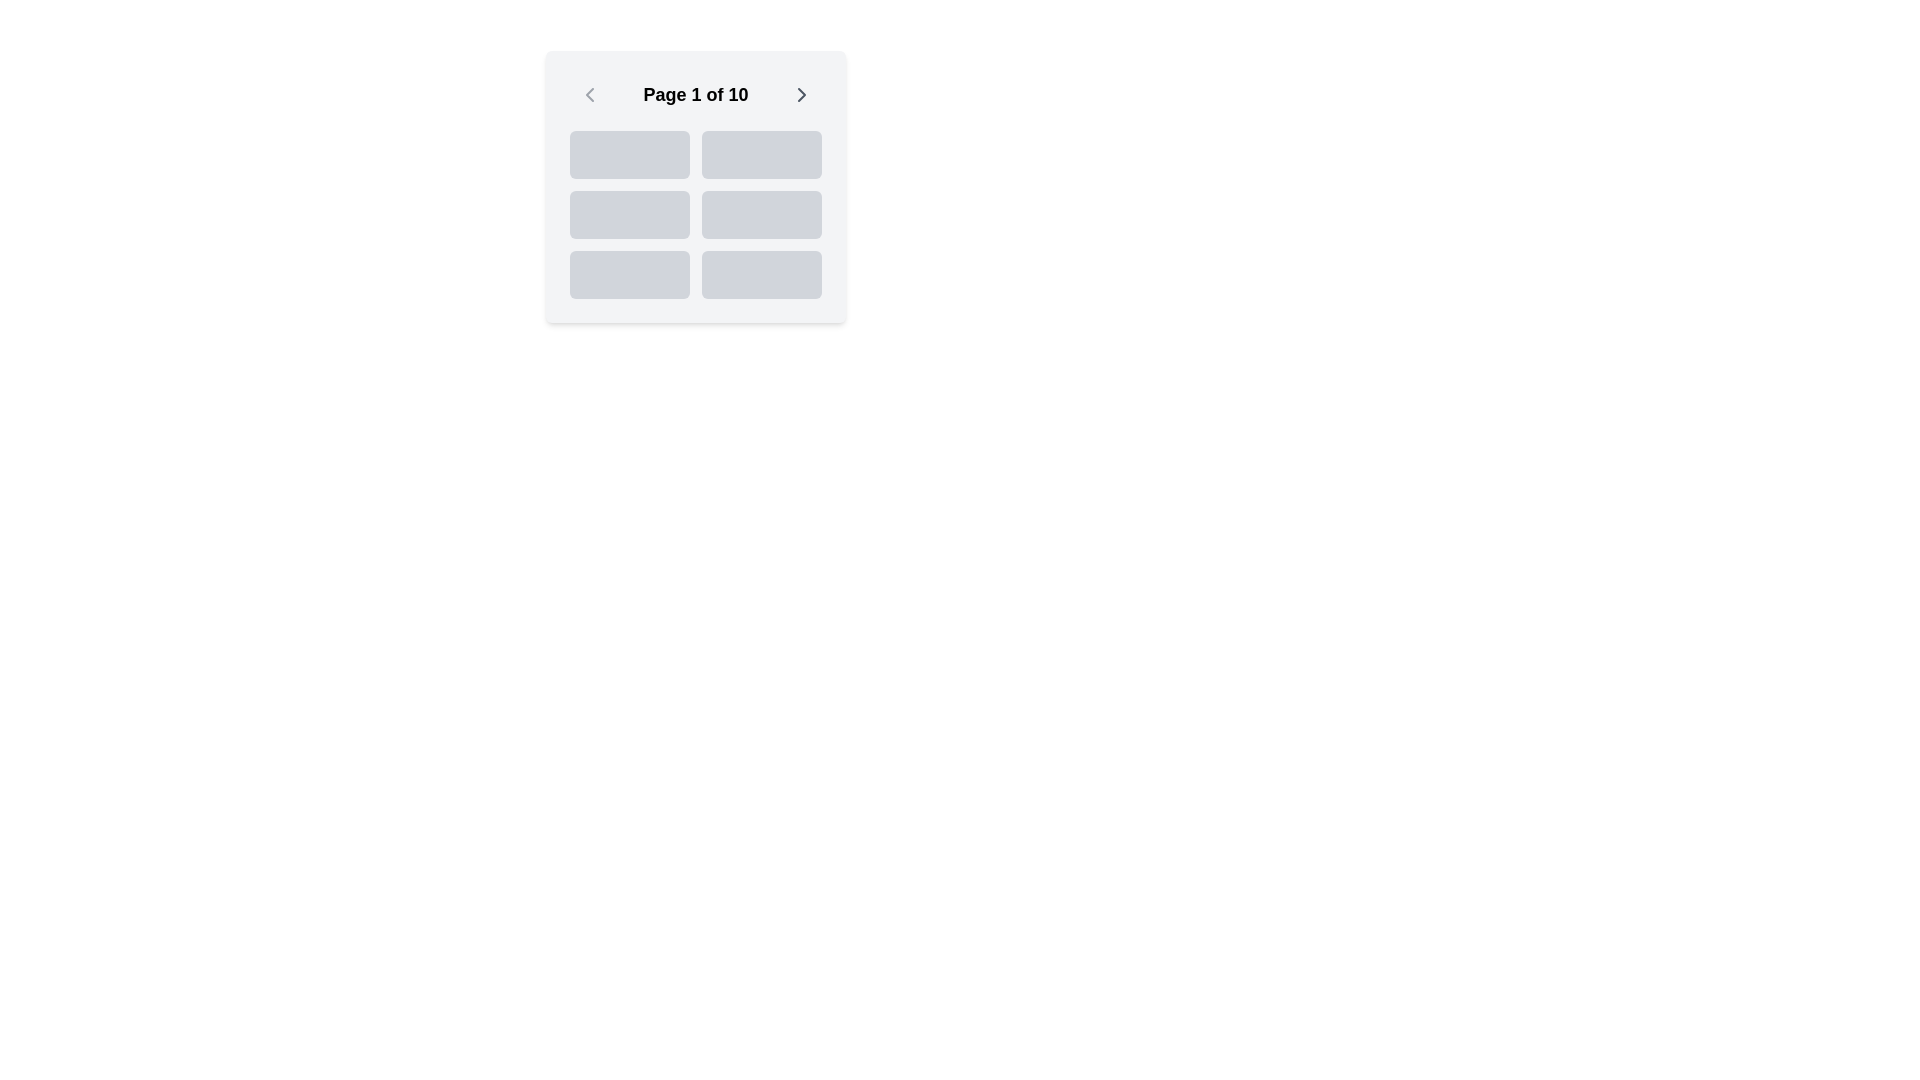 This screenshot has width=1920, height=1080. Describe the element at coordinates (761, 153) in the screenshot. I see `the second item in the first row of a 2-column grid layout, positioned at the top-right corner` at that location.